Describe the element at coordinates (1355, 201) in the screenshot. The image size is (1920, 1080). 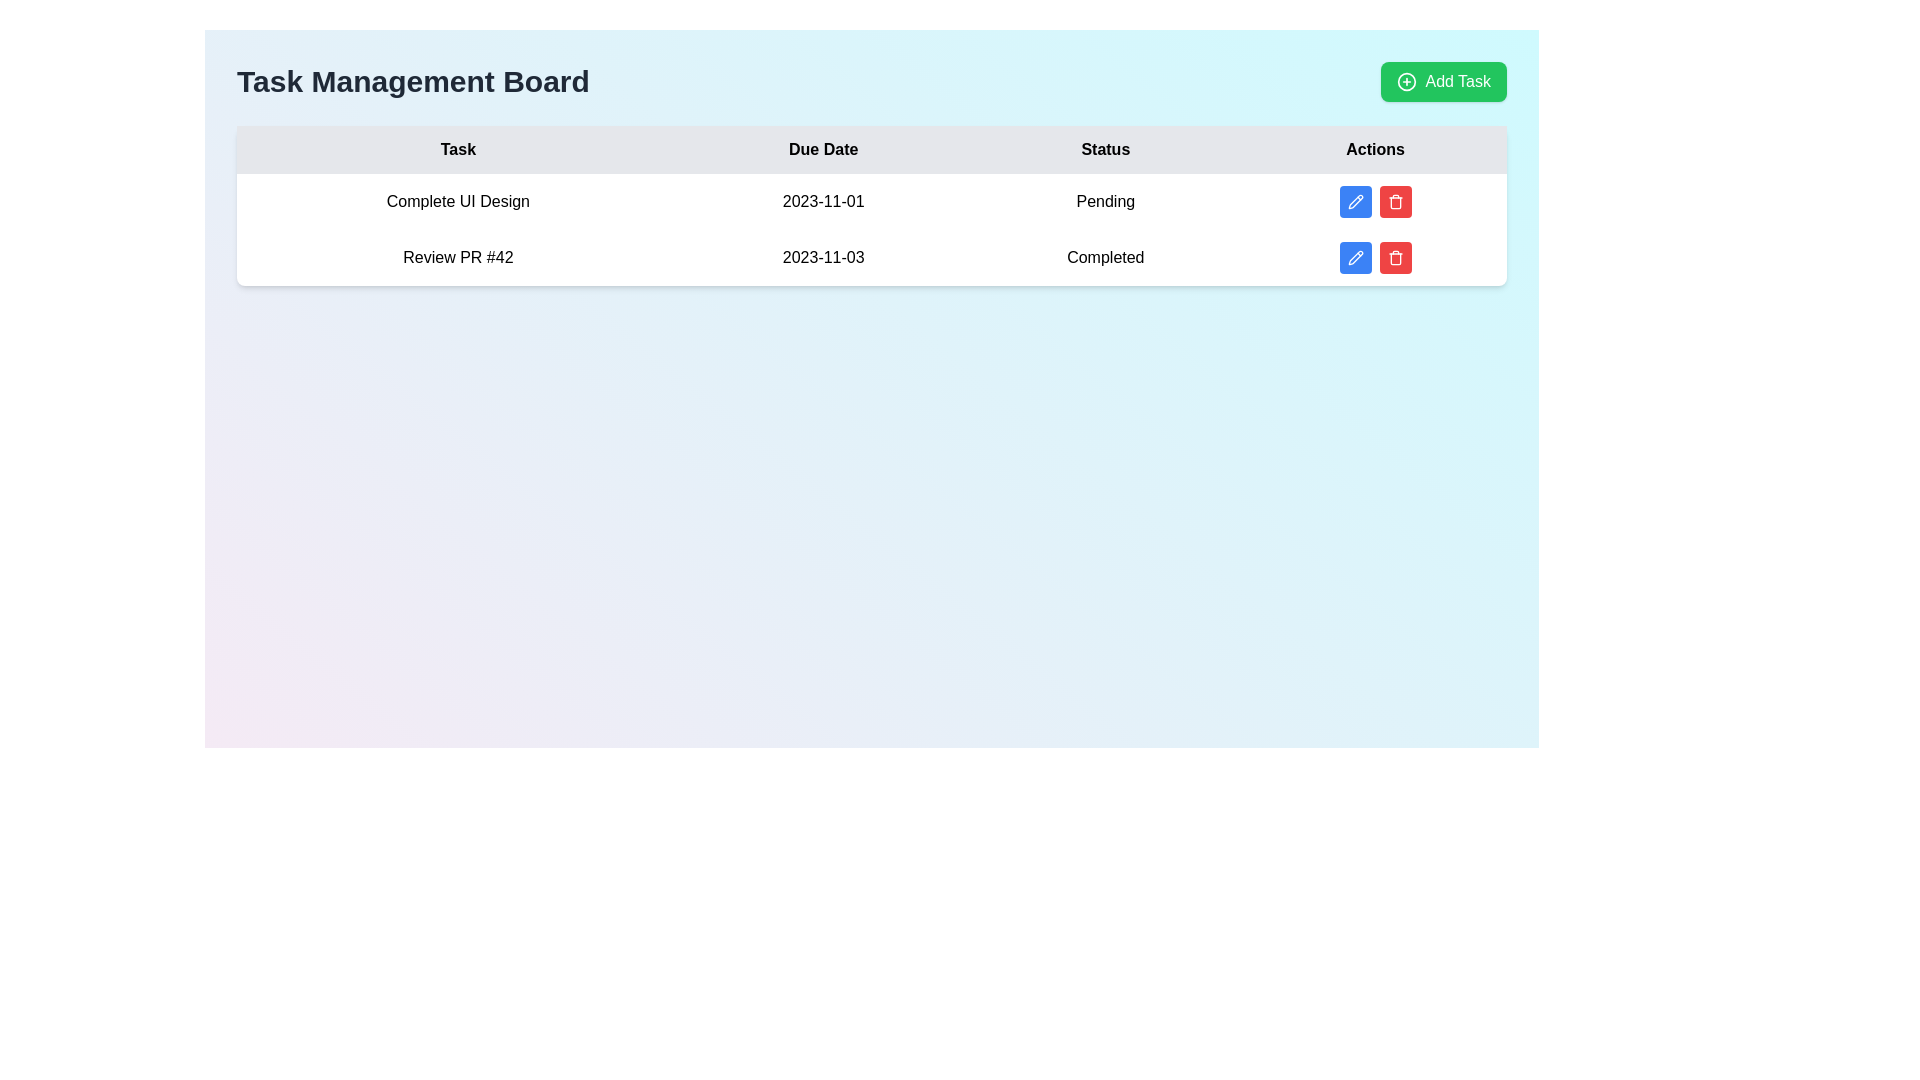
I see `the edit action icon located in the second row of the task list, which is the second icon from the left in the 'Actions' column` at that location.